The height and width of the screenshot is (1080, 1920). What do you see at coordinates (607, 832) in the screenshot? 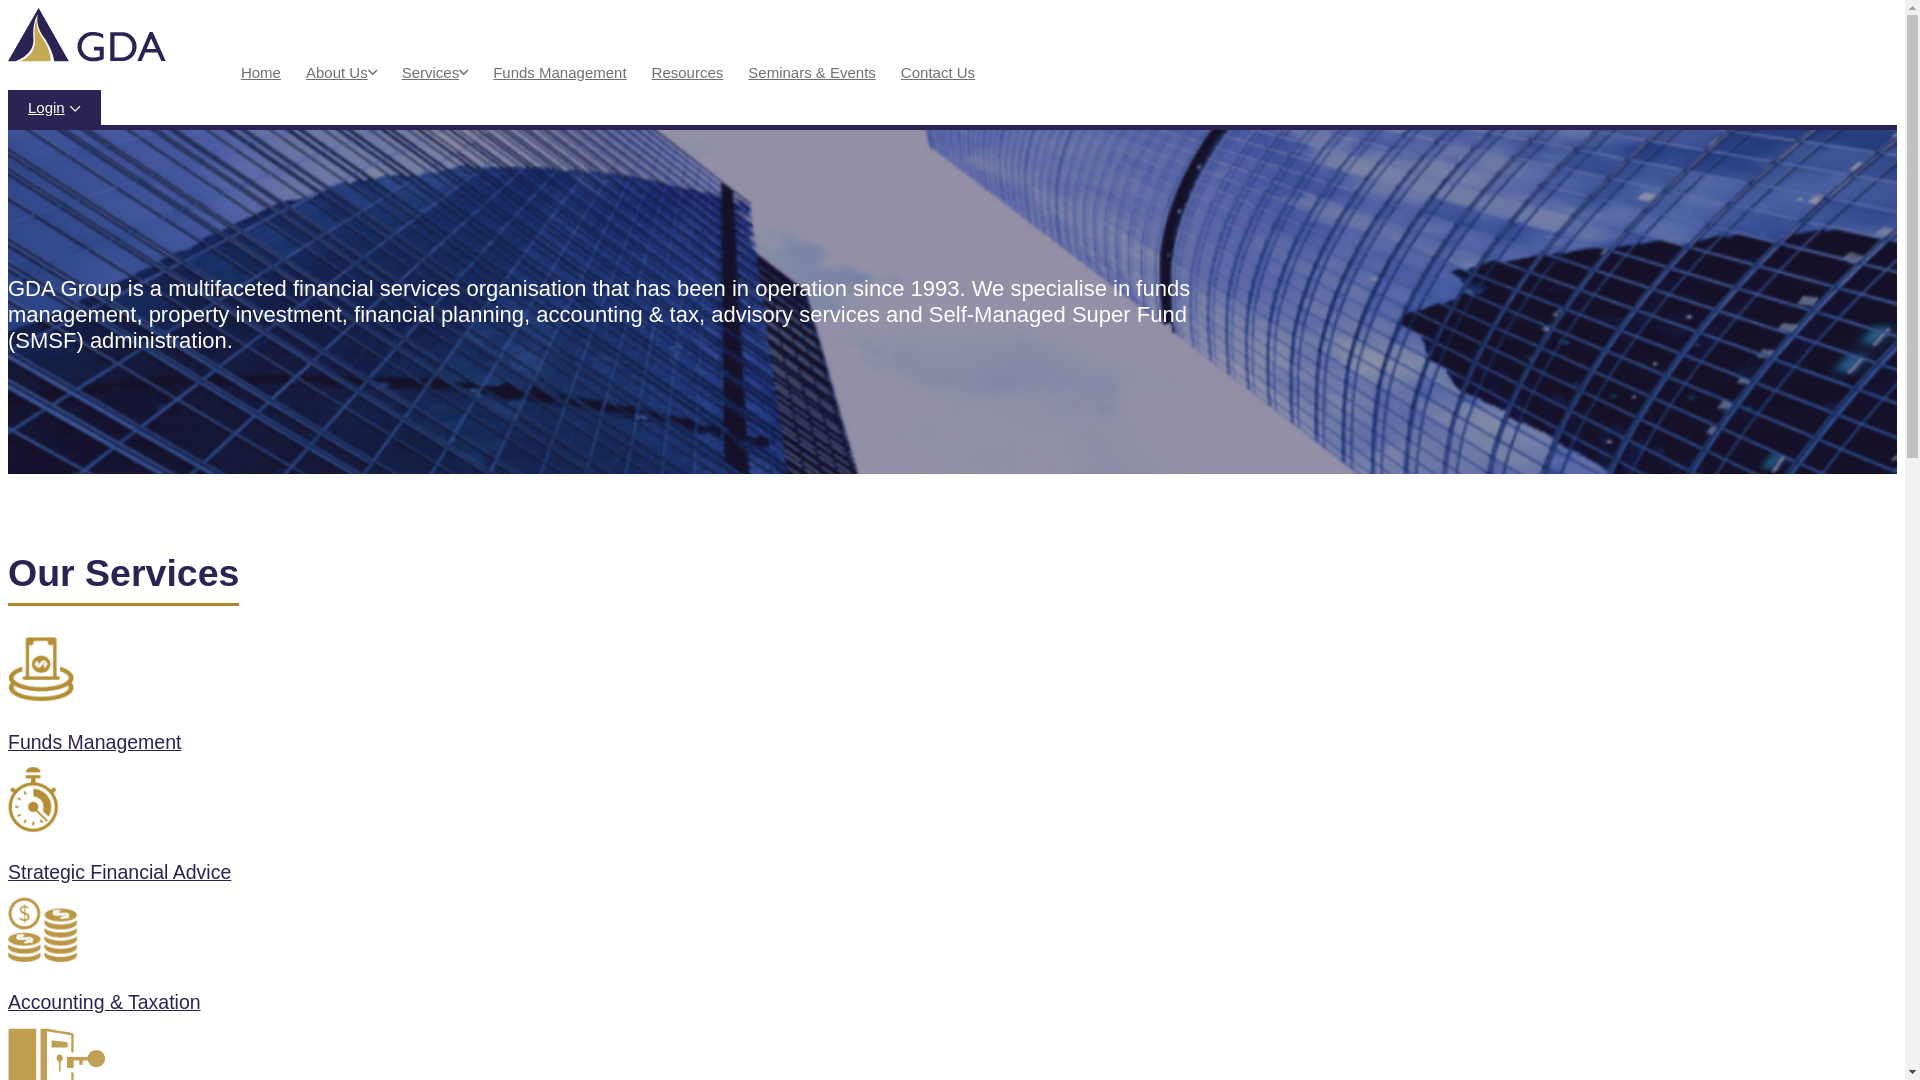
I see `'Strategic Financial Advice'` at bounding box center [607, 832].